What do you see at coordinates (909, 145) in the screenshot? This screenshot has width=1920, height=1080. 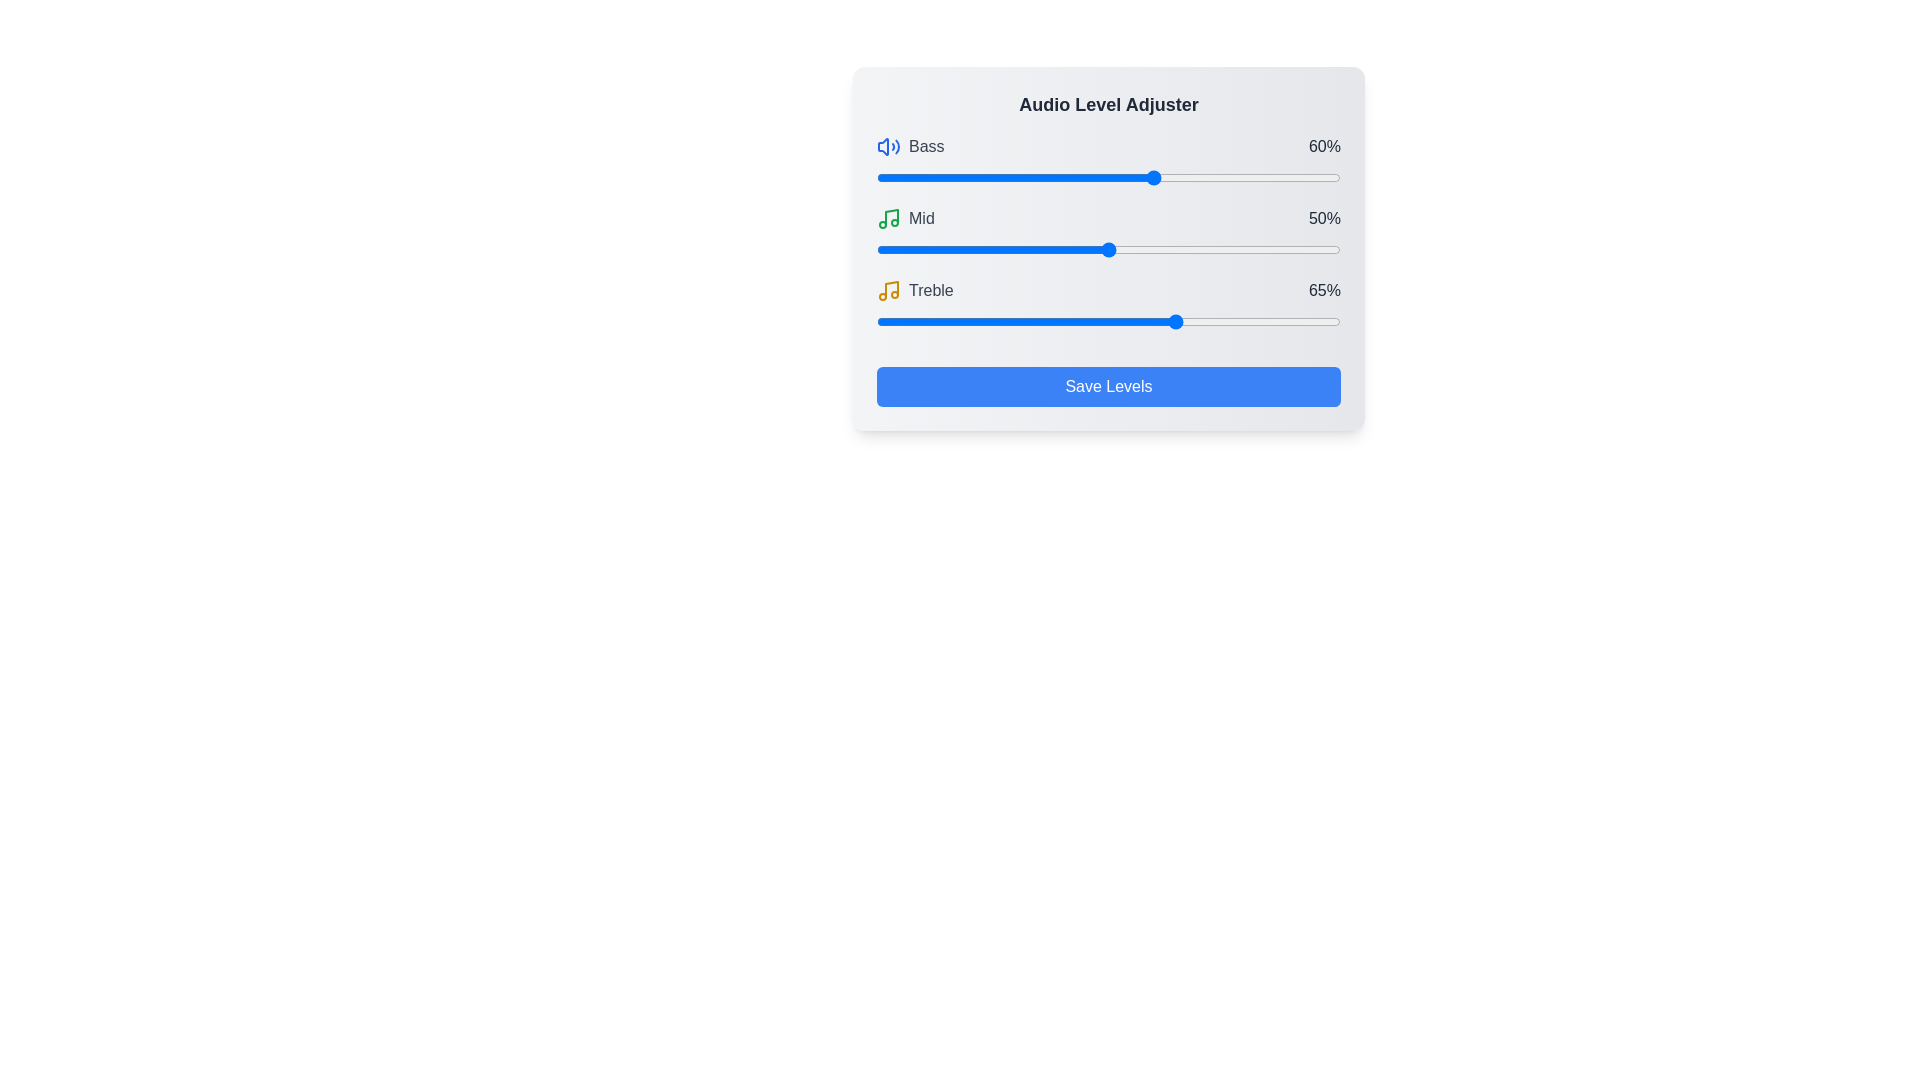 I see `the 'Bass' text label, which is styled in gray and distinctively positioned after a blue speaker icon within the audio adjustment interface` at bounding box center [909, 145].